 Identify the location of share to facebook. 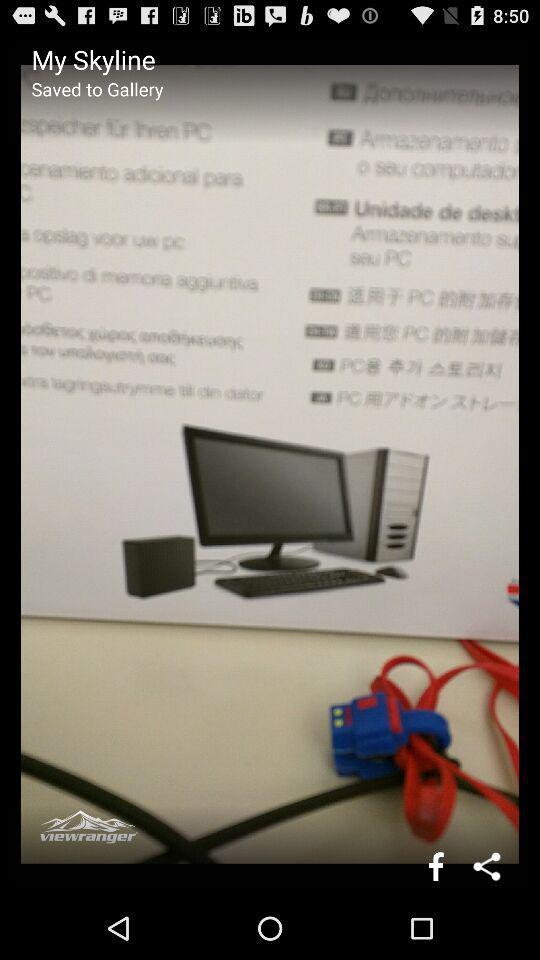
(435, 865).